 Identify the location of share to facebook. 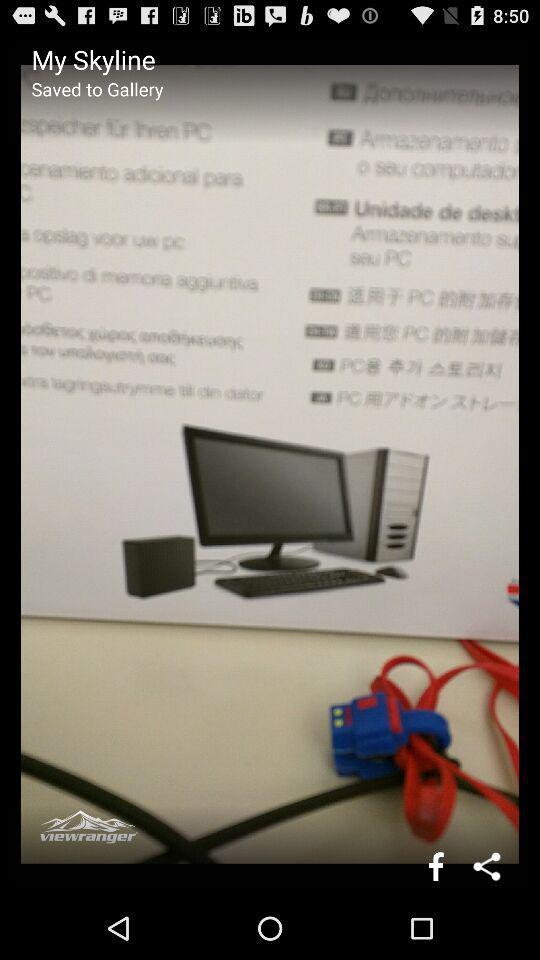
(435, 865).